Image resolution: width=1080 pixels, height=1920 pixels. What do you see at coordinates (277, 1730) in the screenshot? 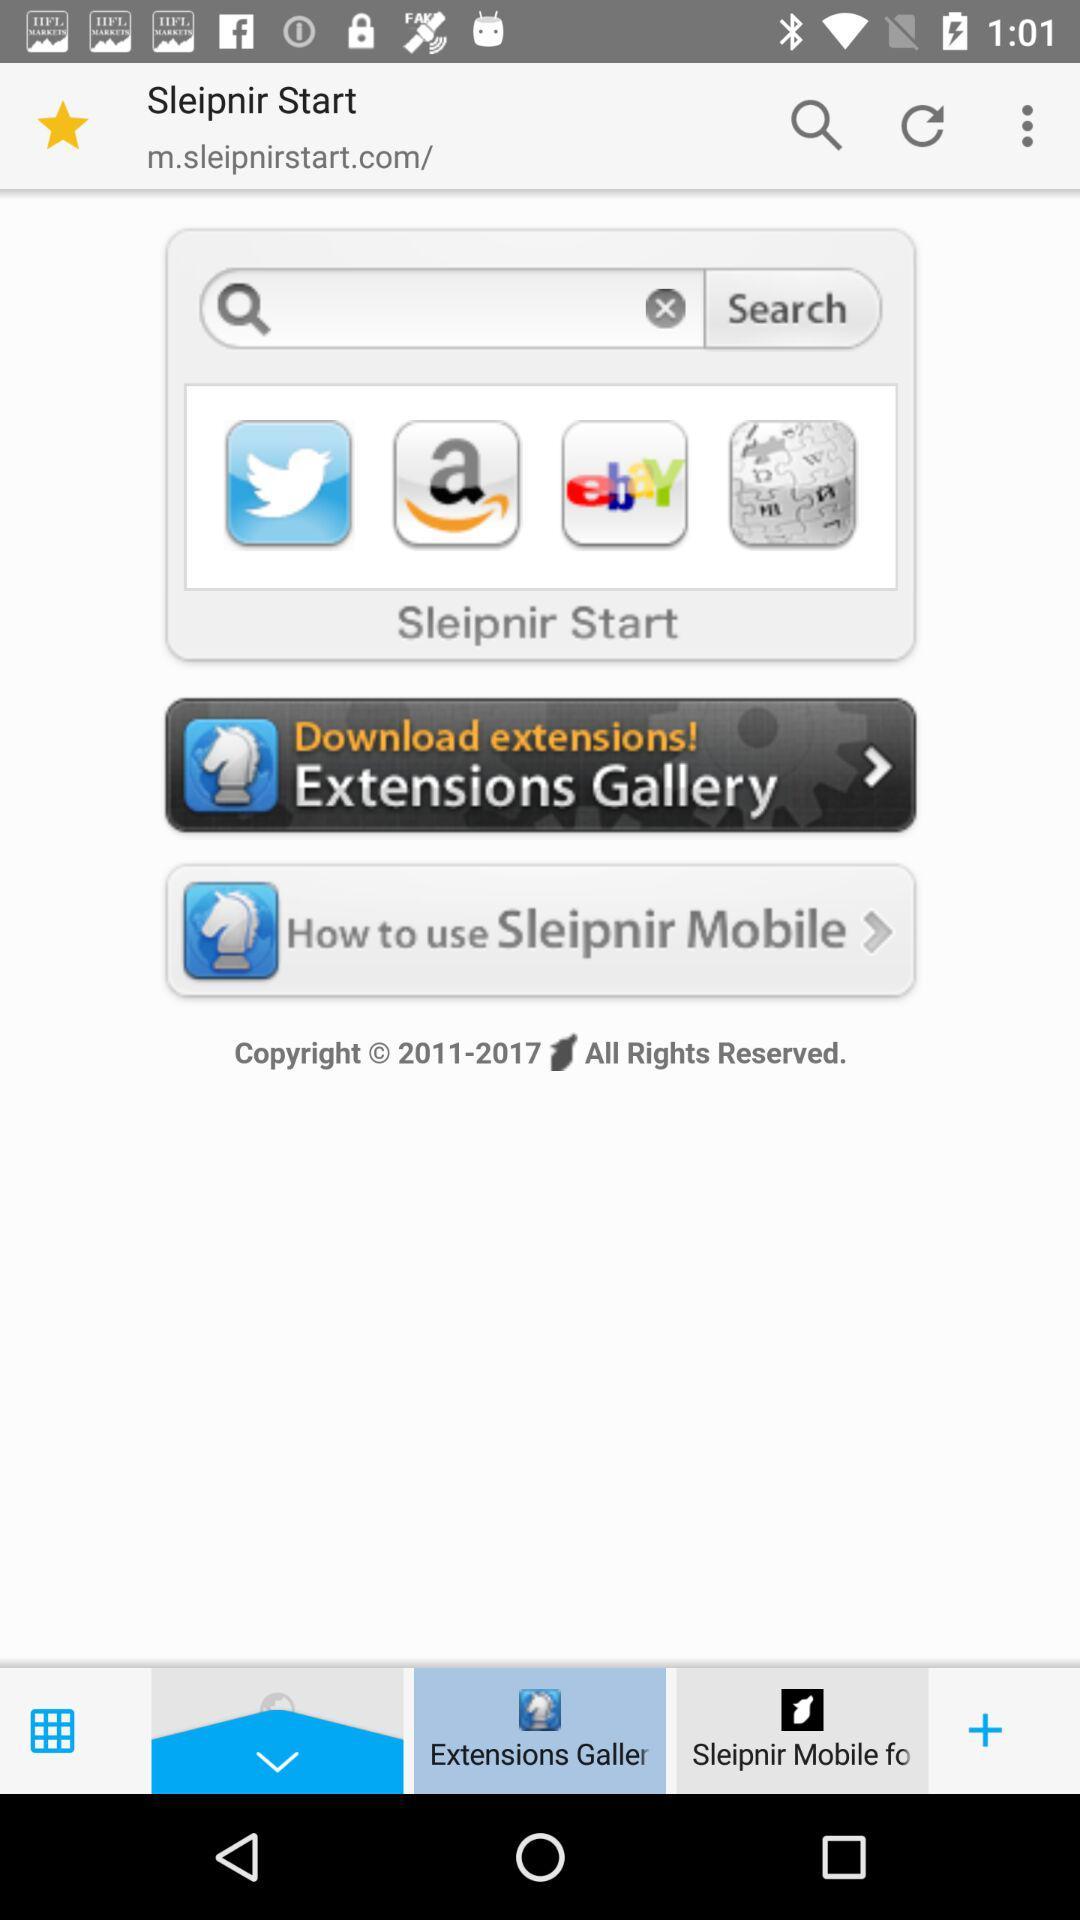
I see `the left side bottom 2nd box` at bounding box center [277, 1730].